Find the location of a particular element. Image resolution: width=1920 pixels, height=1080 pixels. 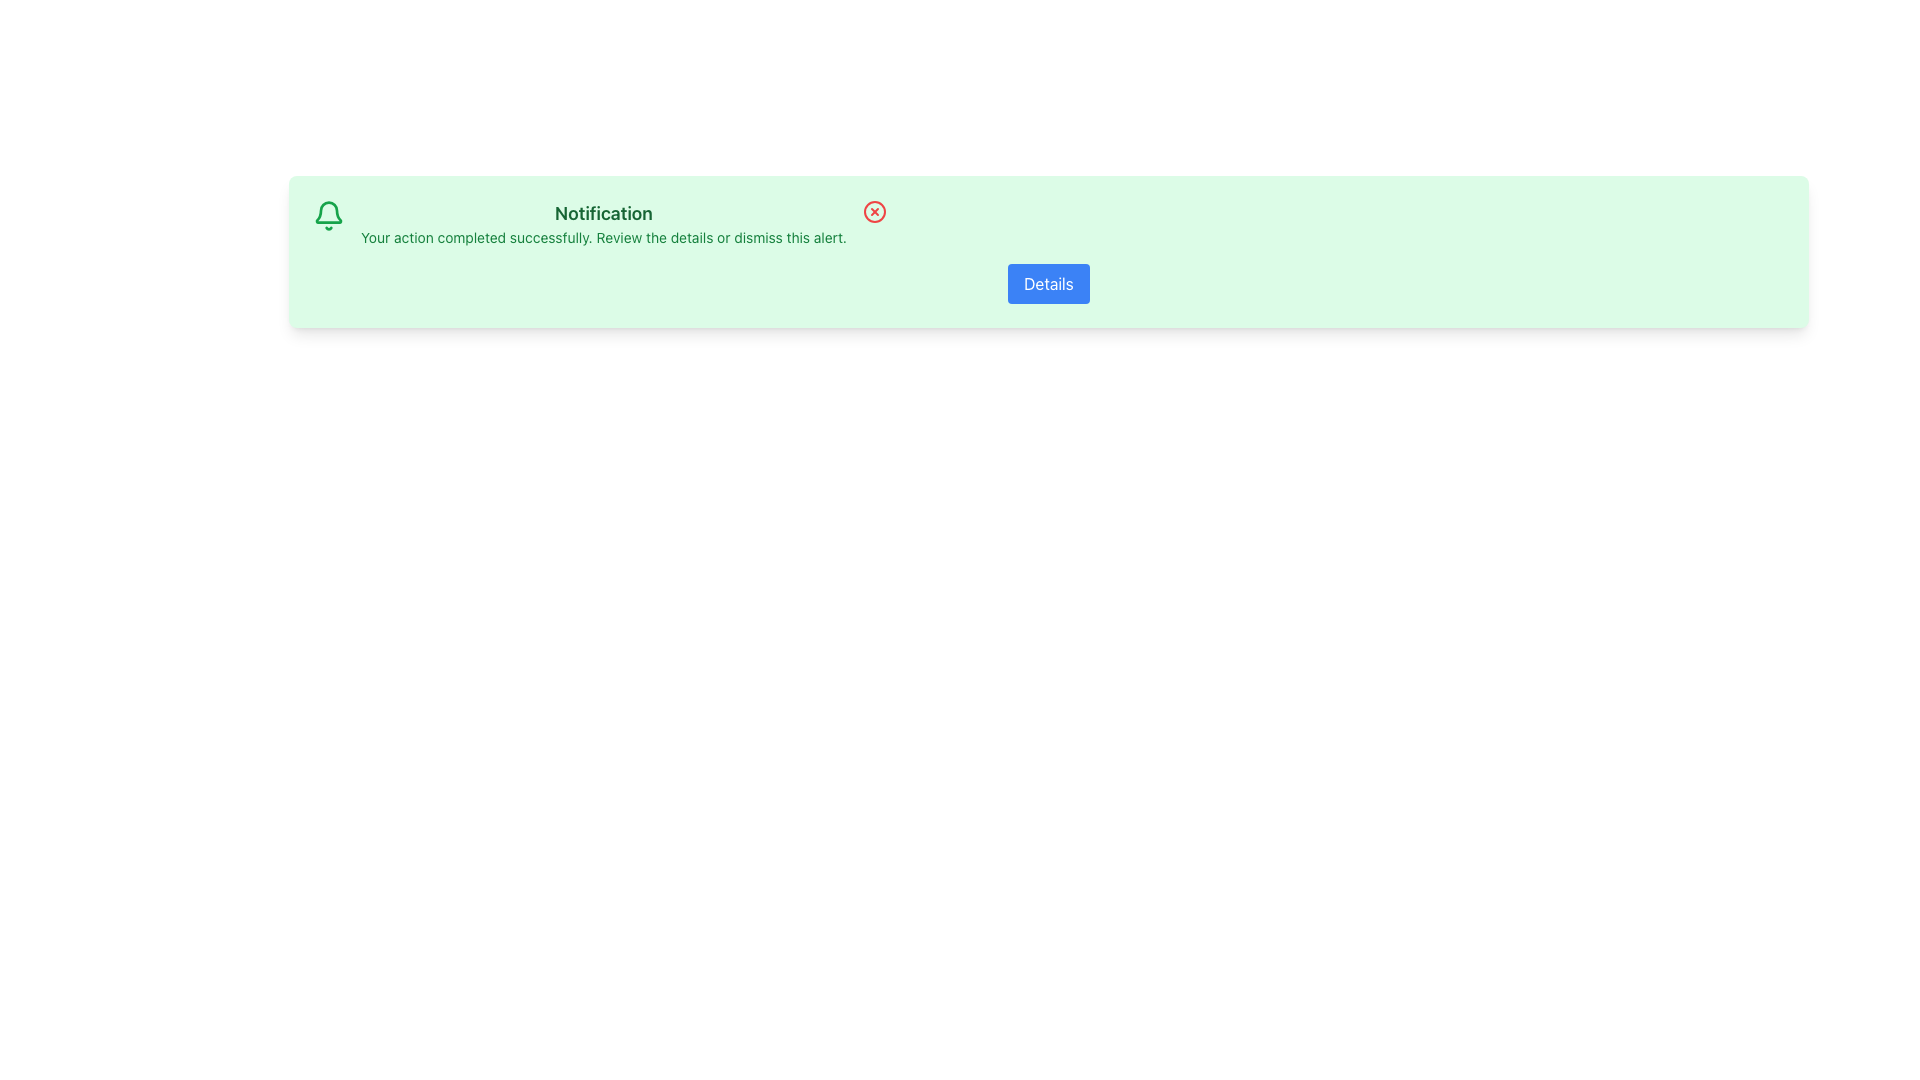

the SVG Circle located in the top-right portion of the notification banner to interact with it is located at coordinates (874, 212).